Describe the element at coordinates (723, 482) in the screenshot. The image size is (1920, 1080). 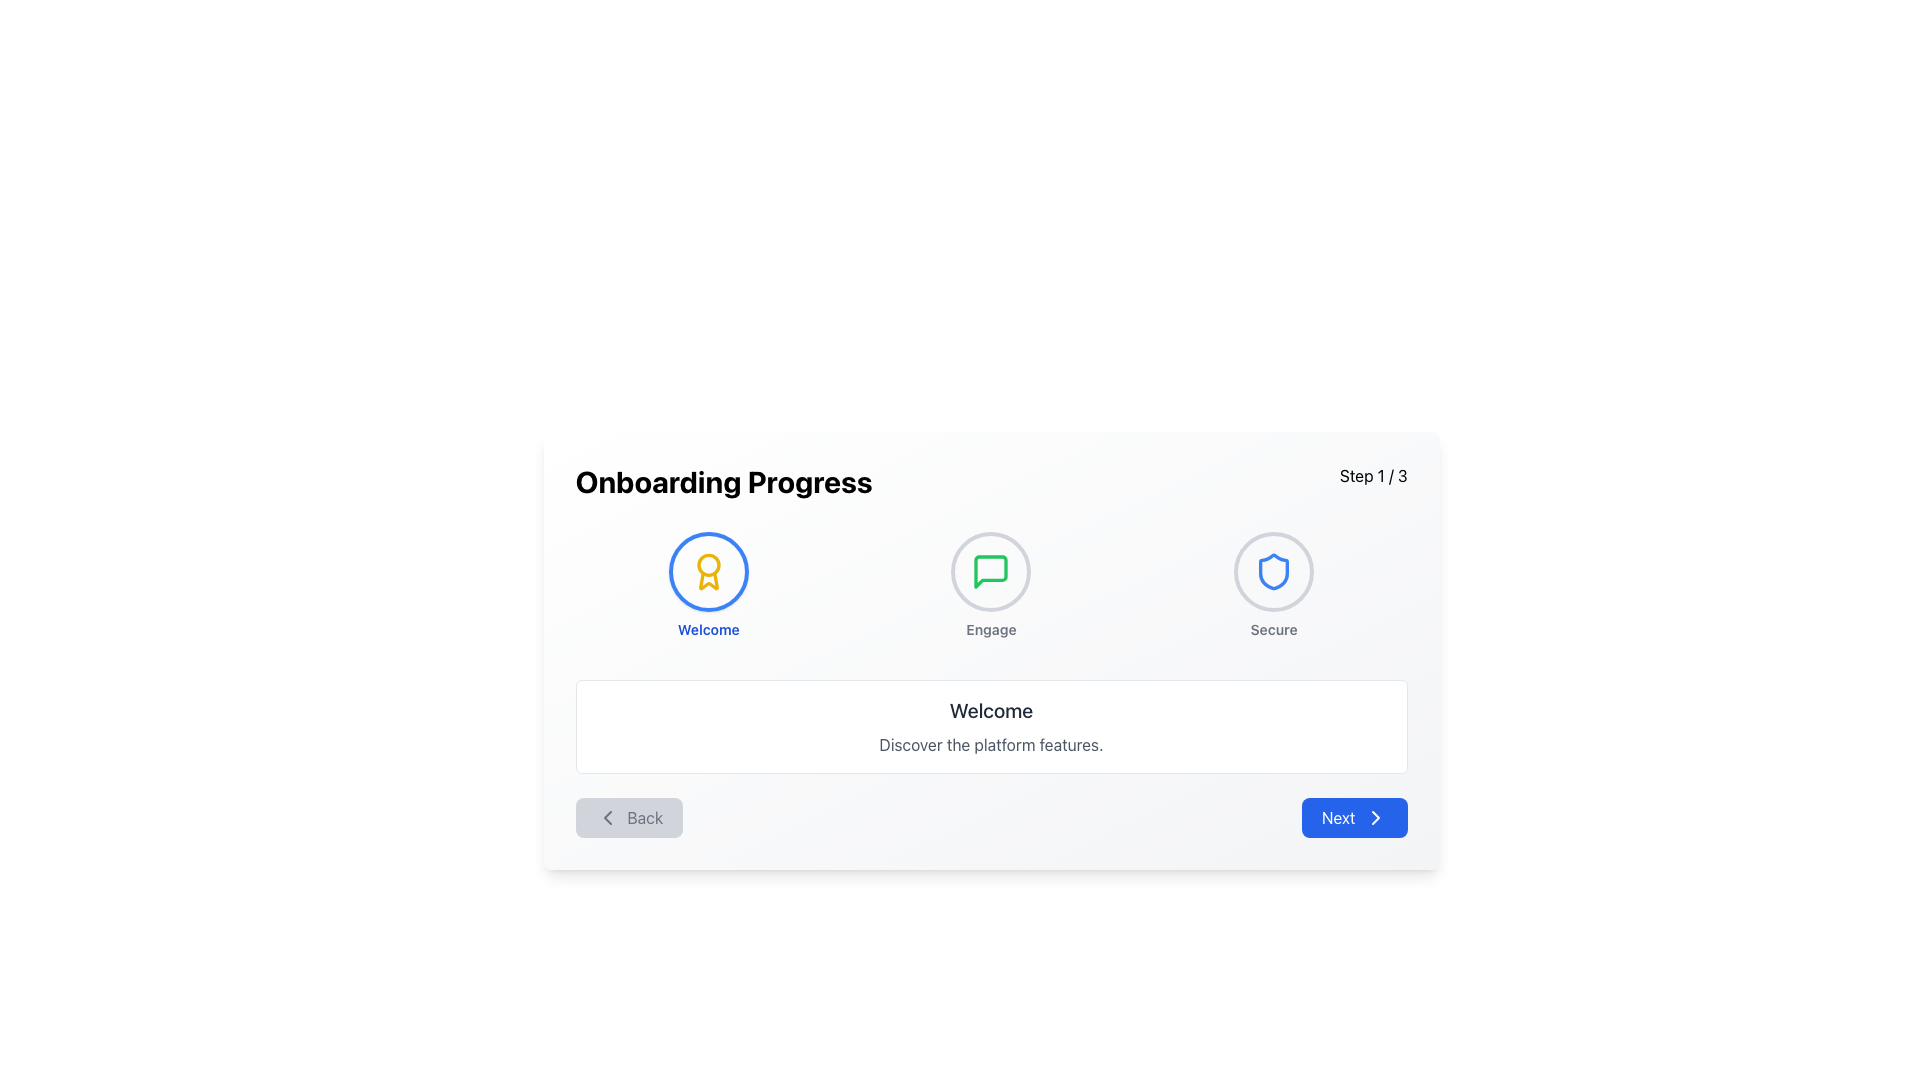
I see `text content of the label displaying 'Onboarding Progress', which is located at the top-left of its section` at that location.